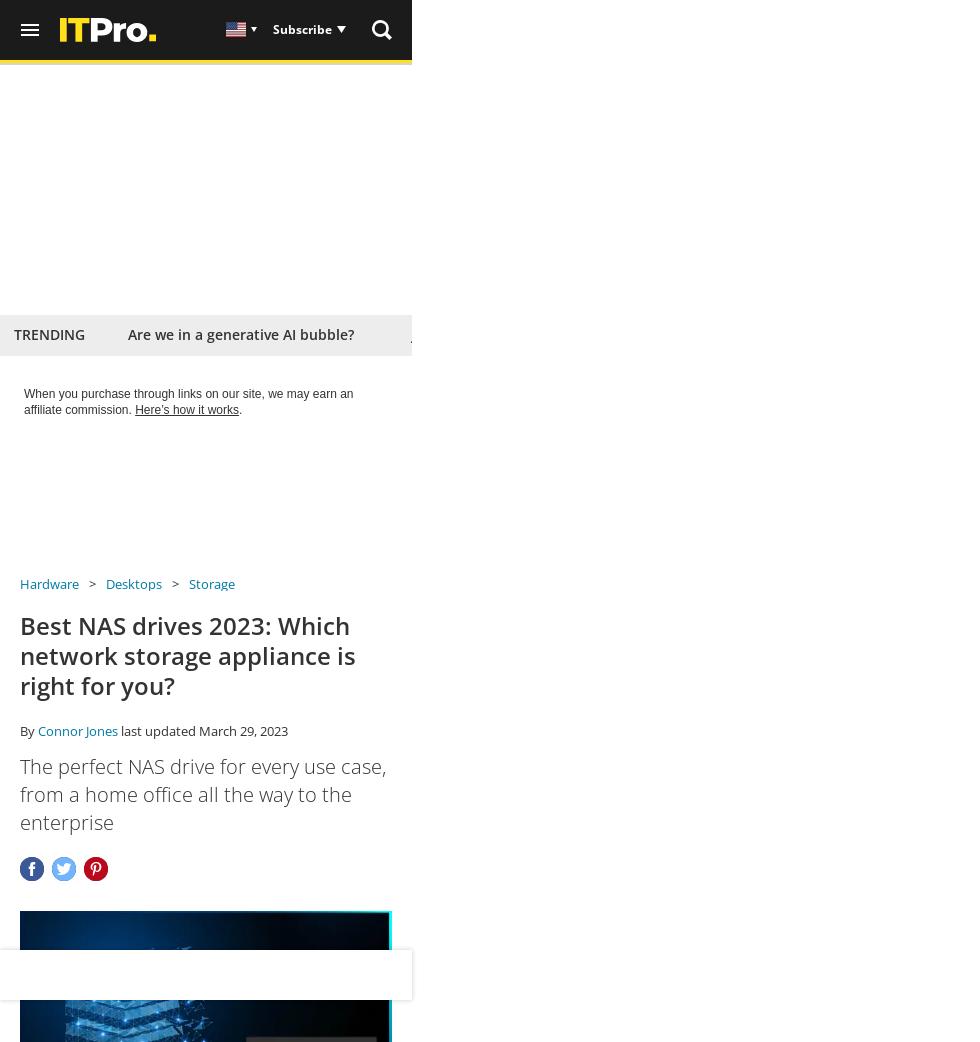 The width and height of the screenshot is (980, 1042). I want to click on 'Storage', so click(210, 583).